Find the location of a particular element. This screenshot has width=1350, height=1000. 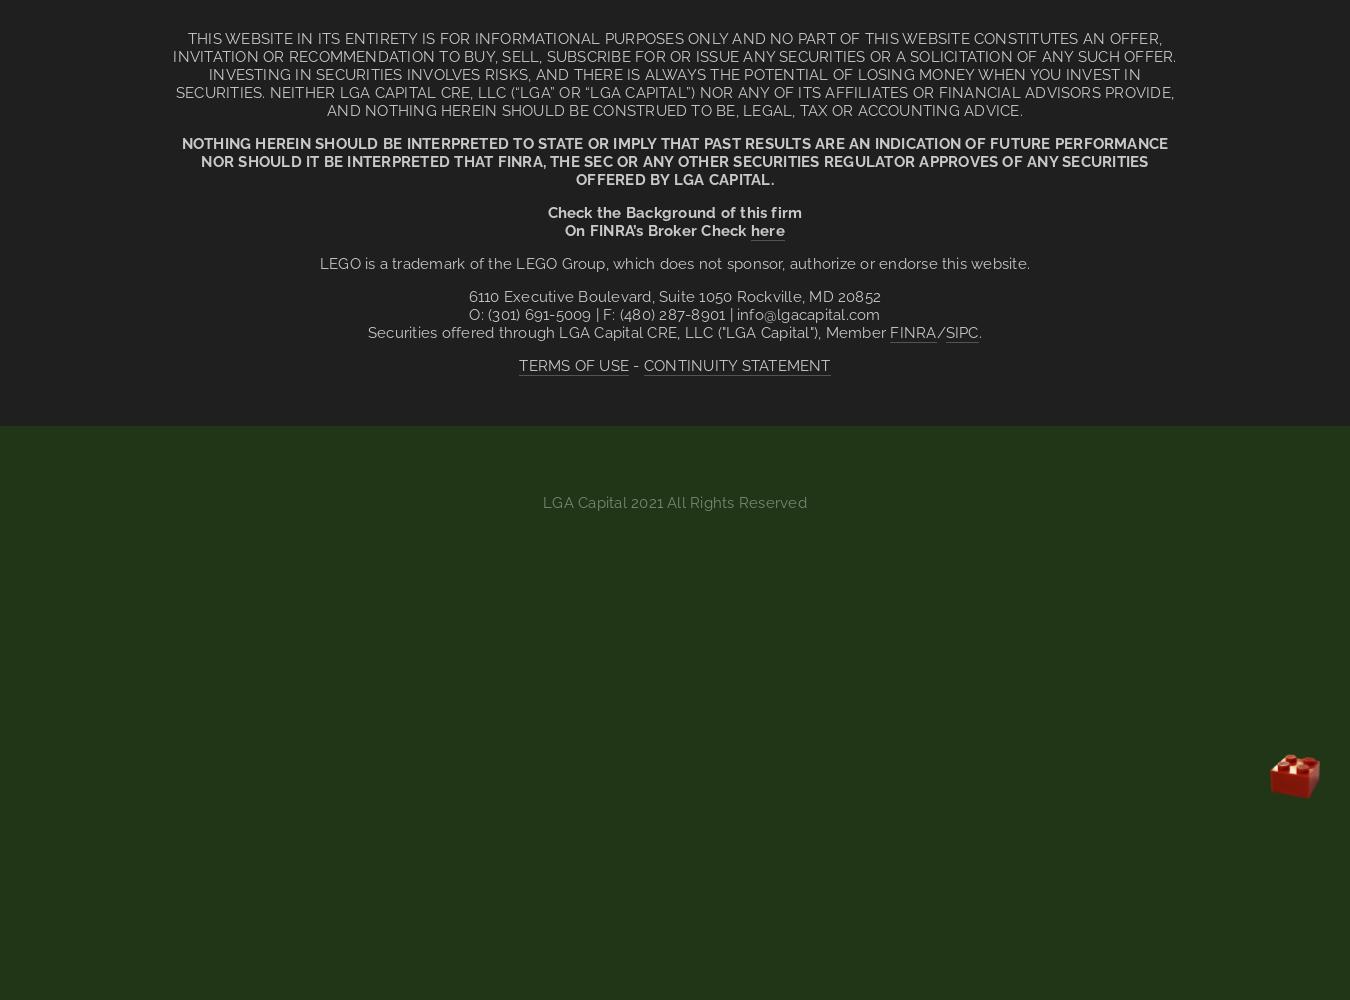

'-' is located at coordinates (635, 365).